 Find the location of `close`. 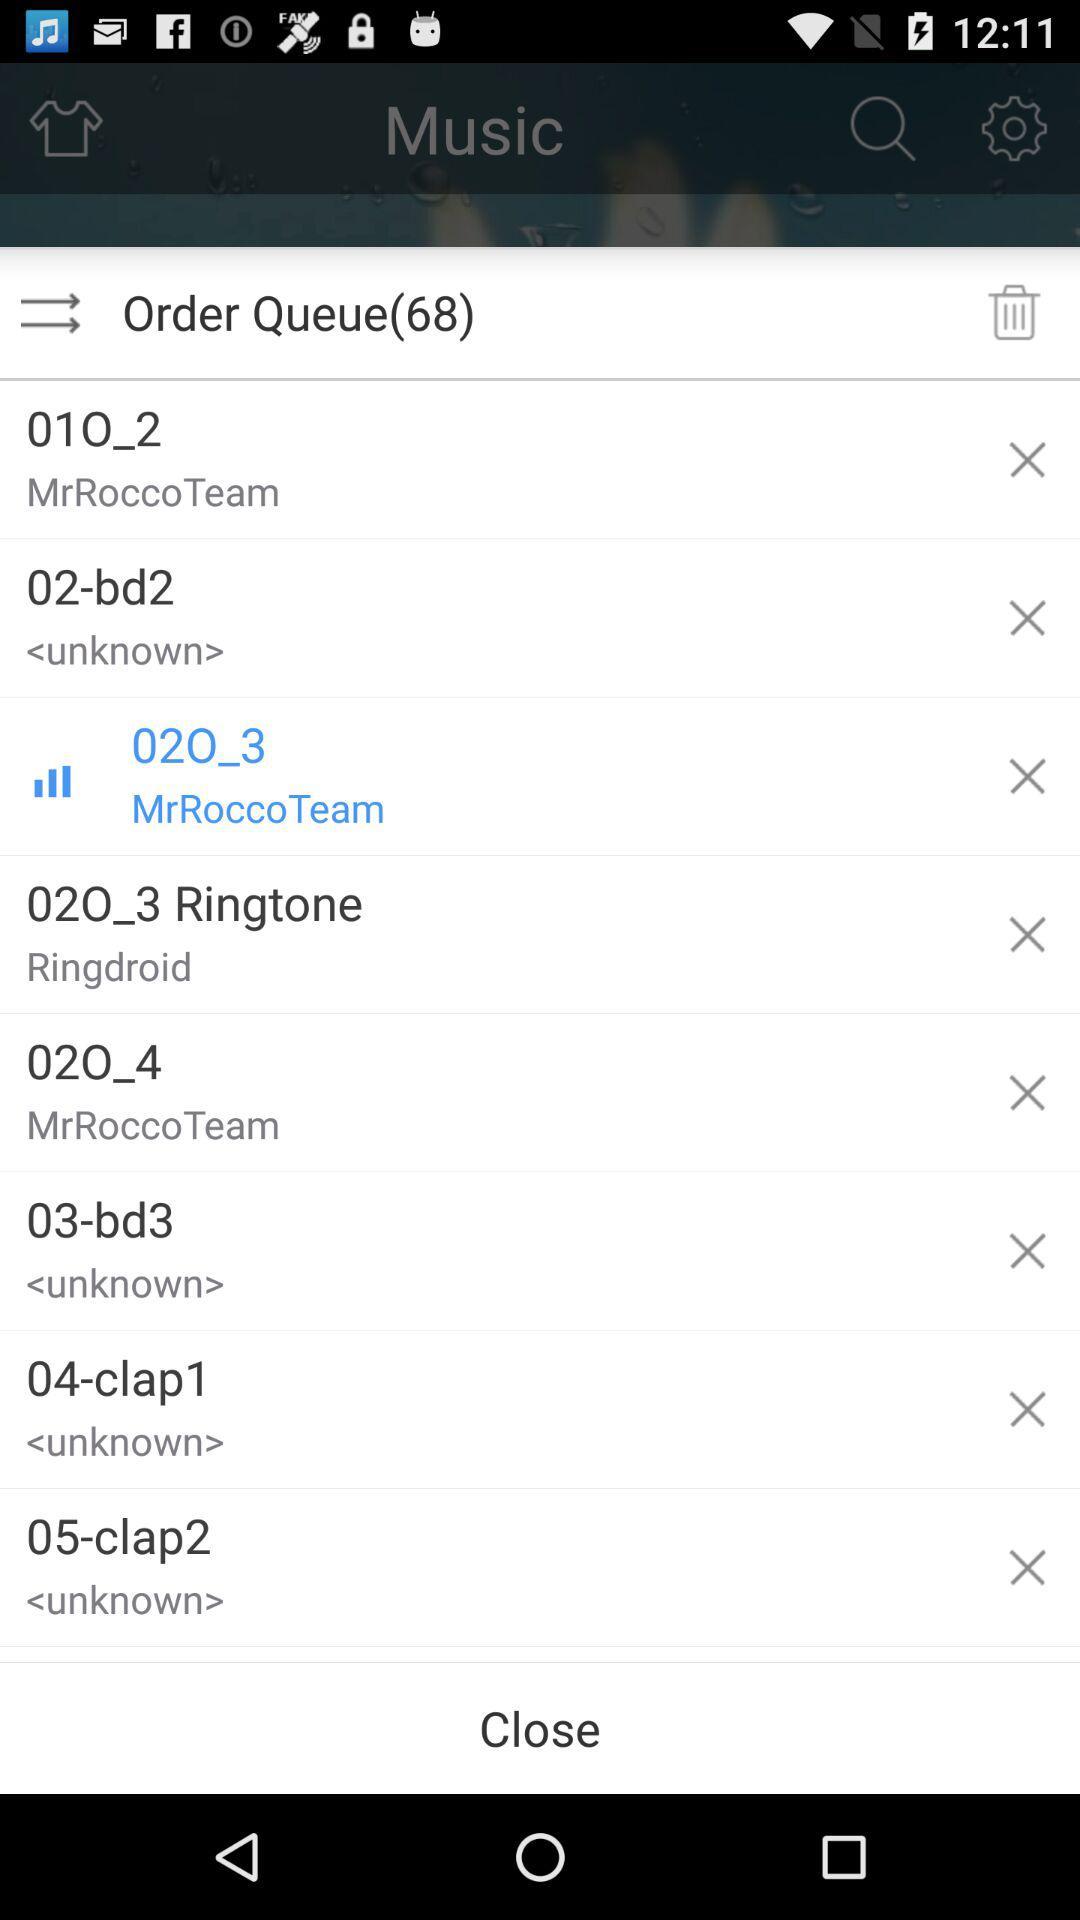

close is located at coordinates (540, 1727).